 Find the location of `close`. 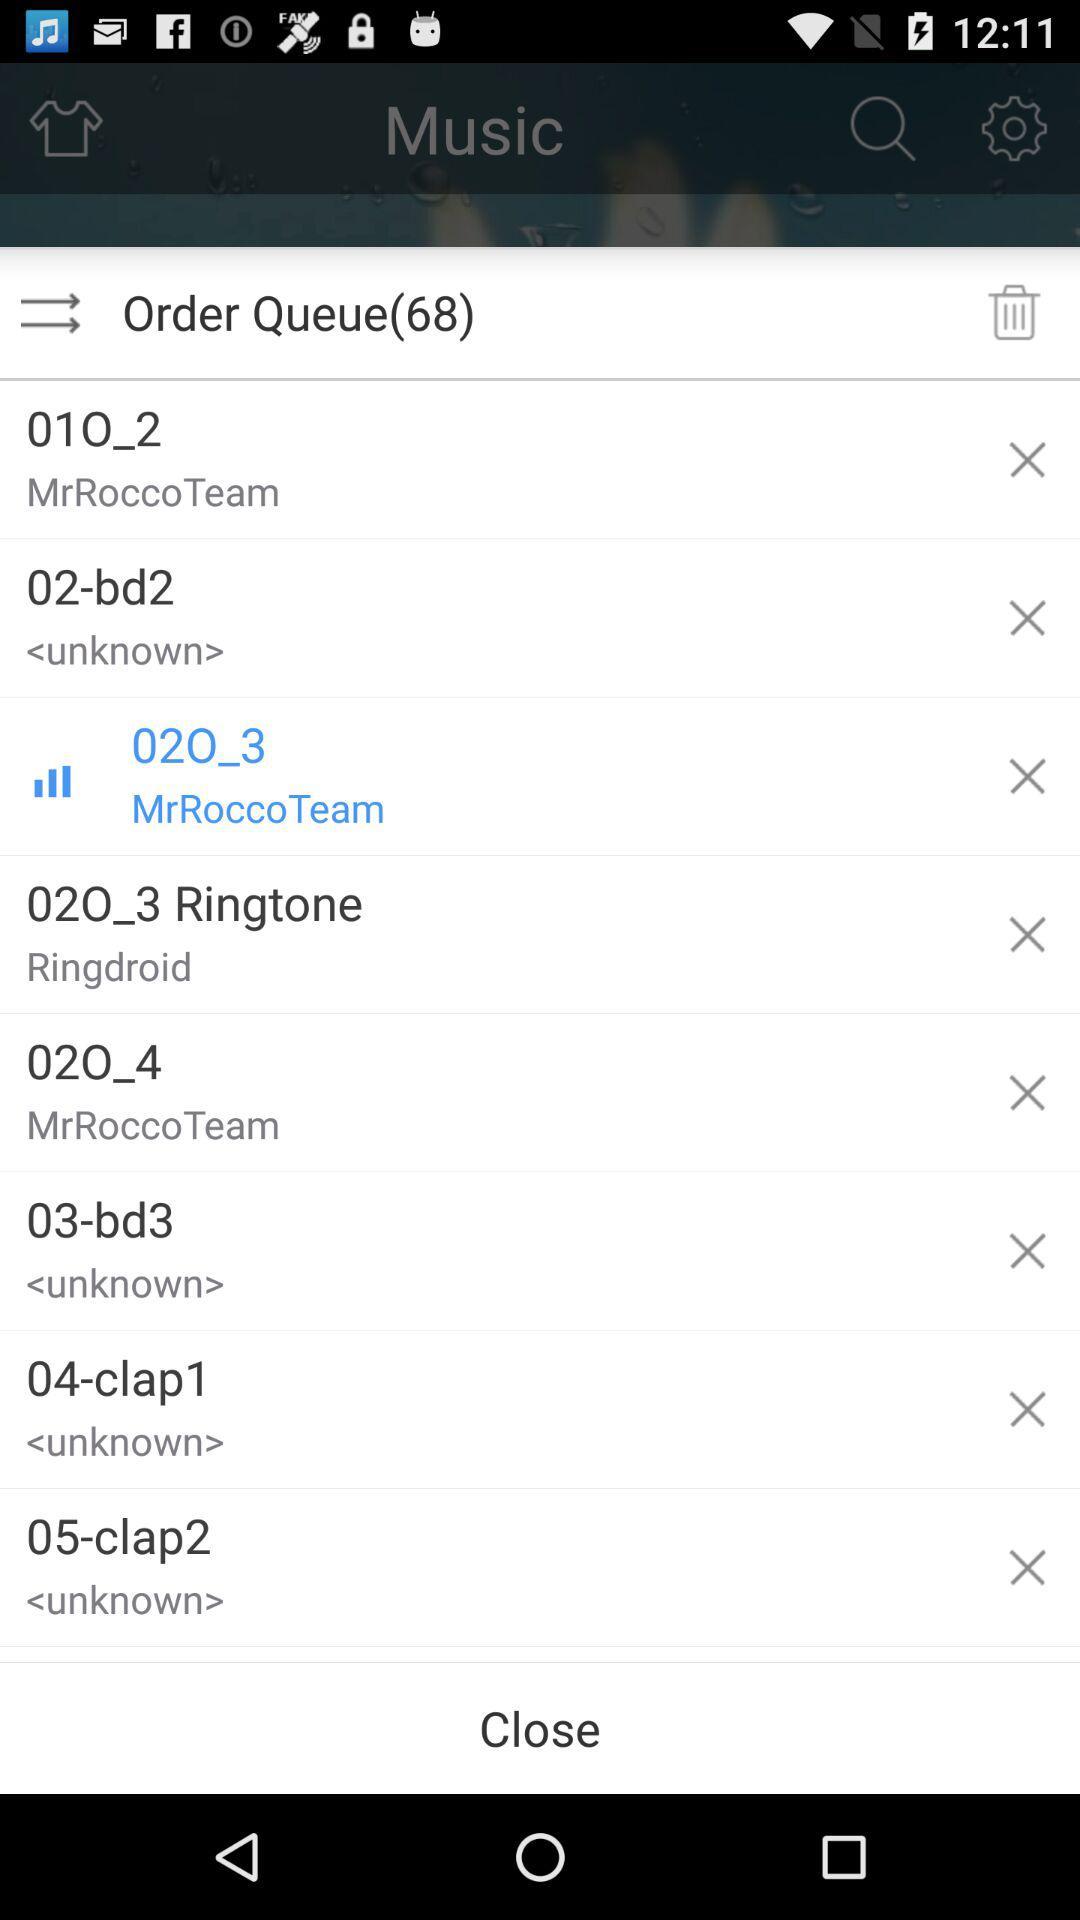

close is located at coordinates (540, 1727).